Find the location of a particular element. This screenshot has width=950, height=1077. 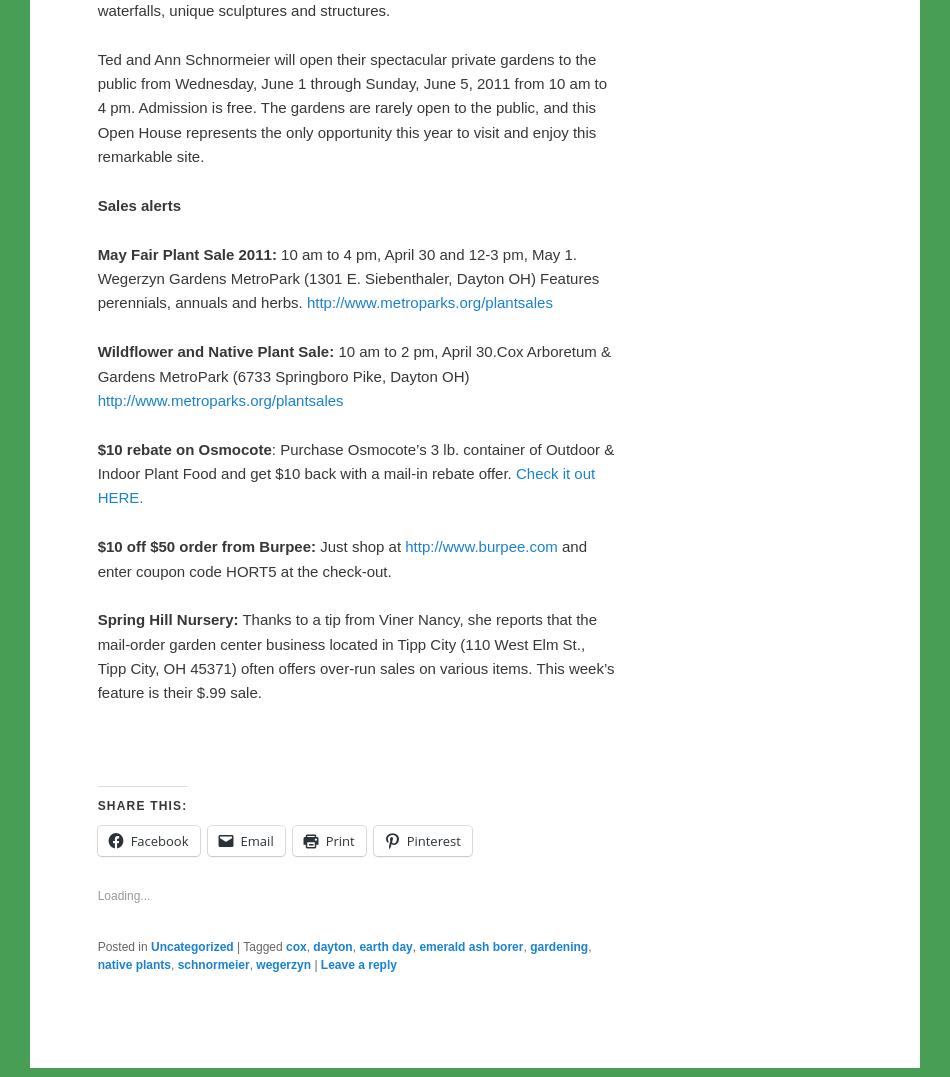

'Thais Reiff, Greene County Master Gardener EAB Specialist, will be give a free program, “Emerald Ash Borer for Homeowners”, on Wednesday, April 27th at 6:30 pm at the Greene County Extension Office (100 Fairground Rd. in Xenia OH 45385.) For more info, call 937-372-9971 or email the extension office at greenemgv@gmail.com.' is located at coordinates (355, 160).